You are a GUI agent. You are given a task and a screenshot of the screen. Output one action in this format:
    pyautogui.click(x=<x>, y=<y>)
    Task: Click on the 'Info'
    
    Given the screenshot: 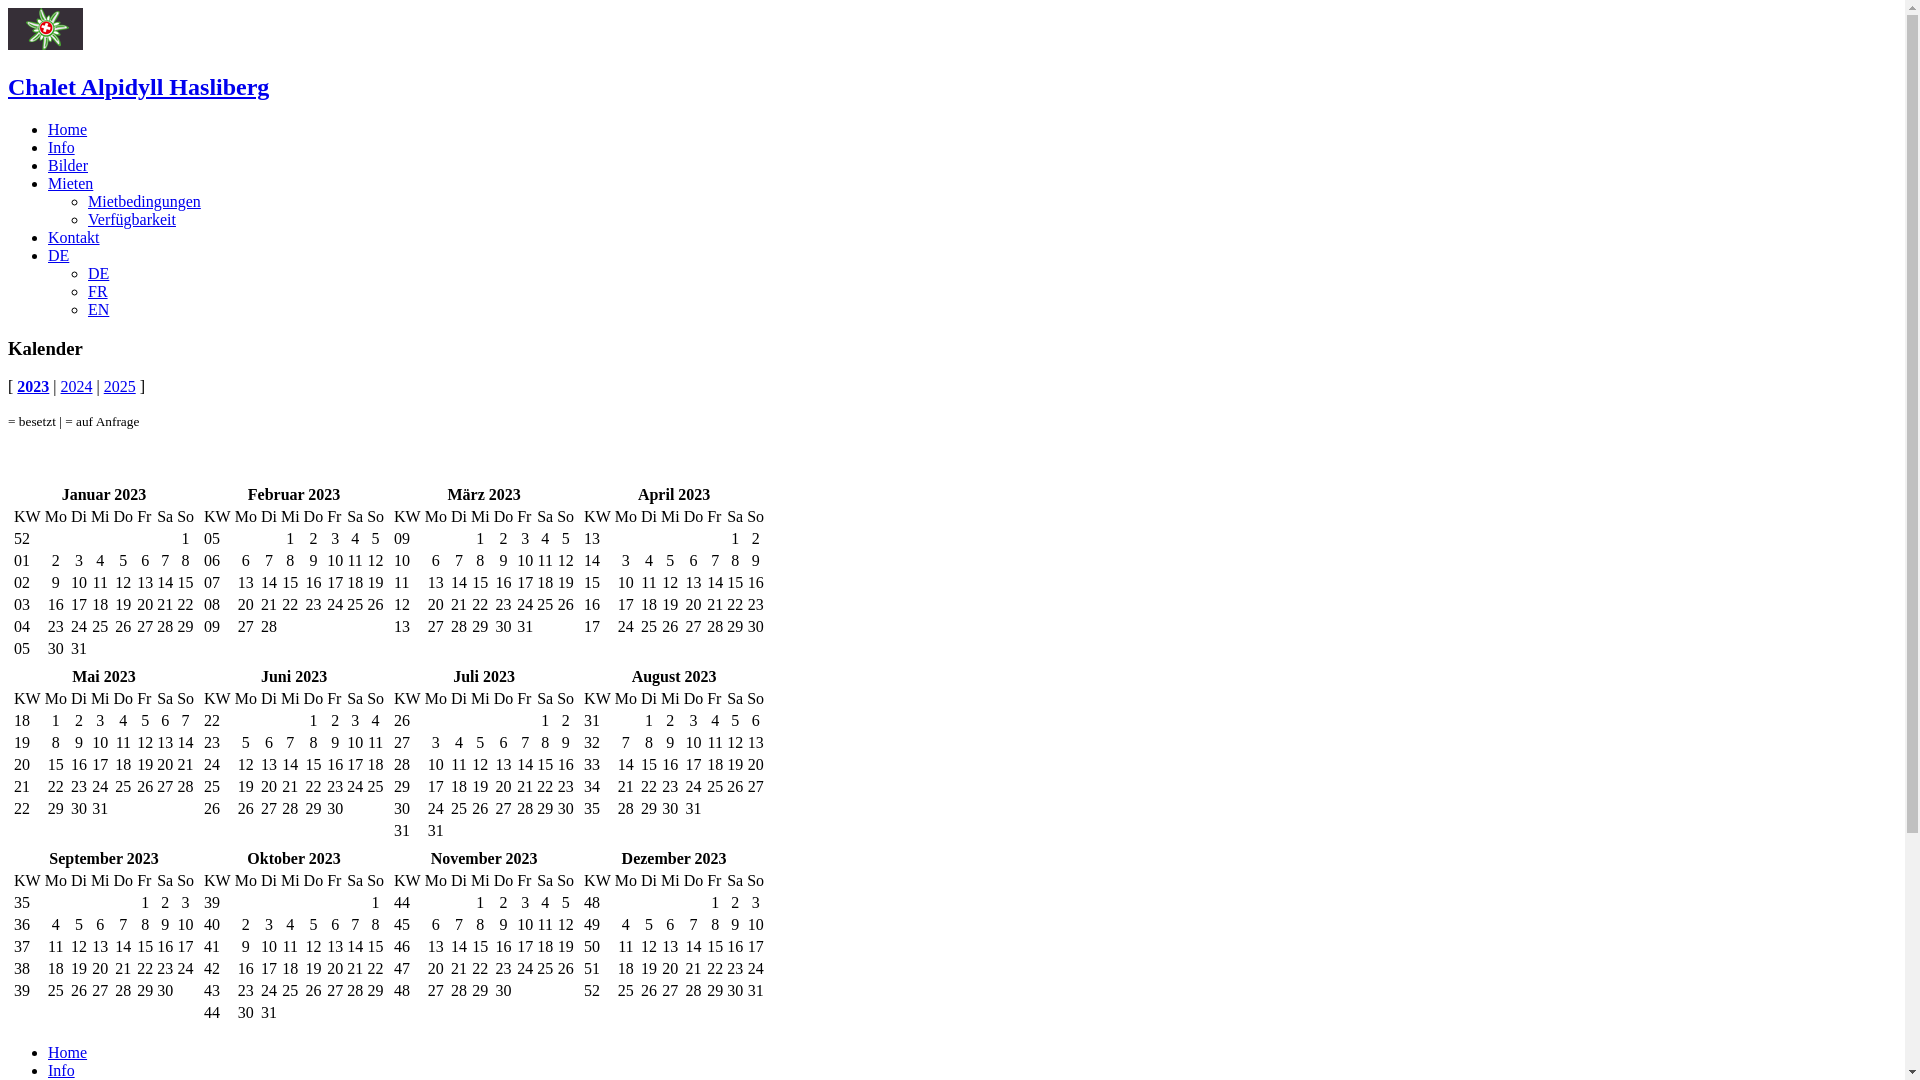 What is the action you would take?
    pyautogui.click(x=61, y=1069)
    